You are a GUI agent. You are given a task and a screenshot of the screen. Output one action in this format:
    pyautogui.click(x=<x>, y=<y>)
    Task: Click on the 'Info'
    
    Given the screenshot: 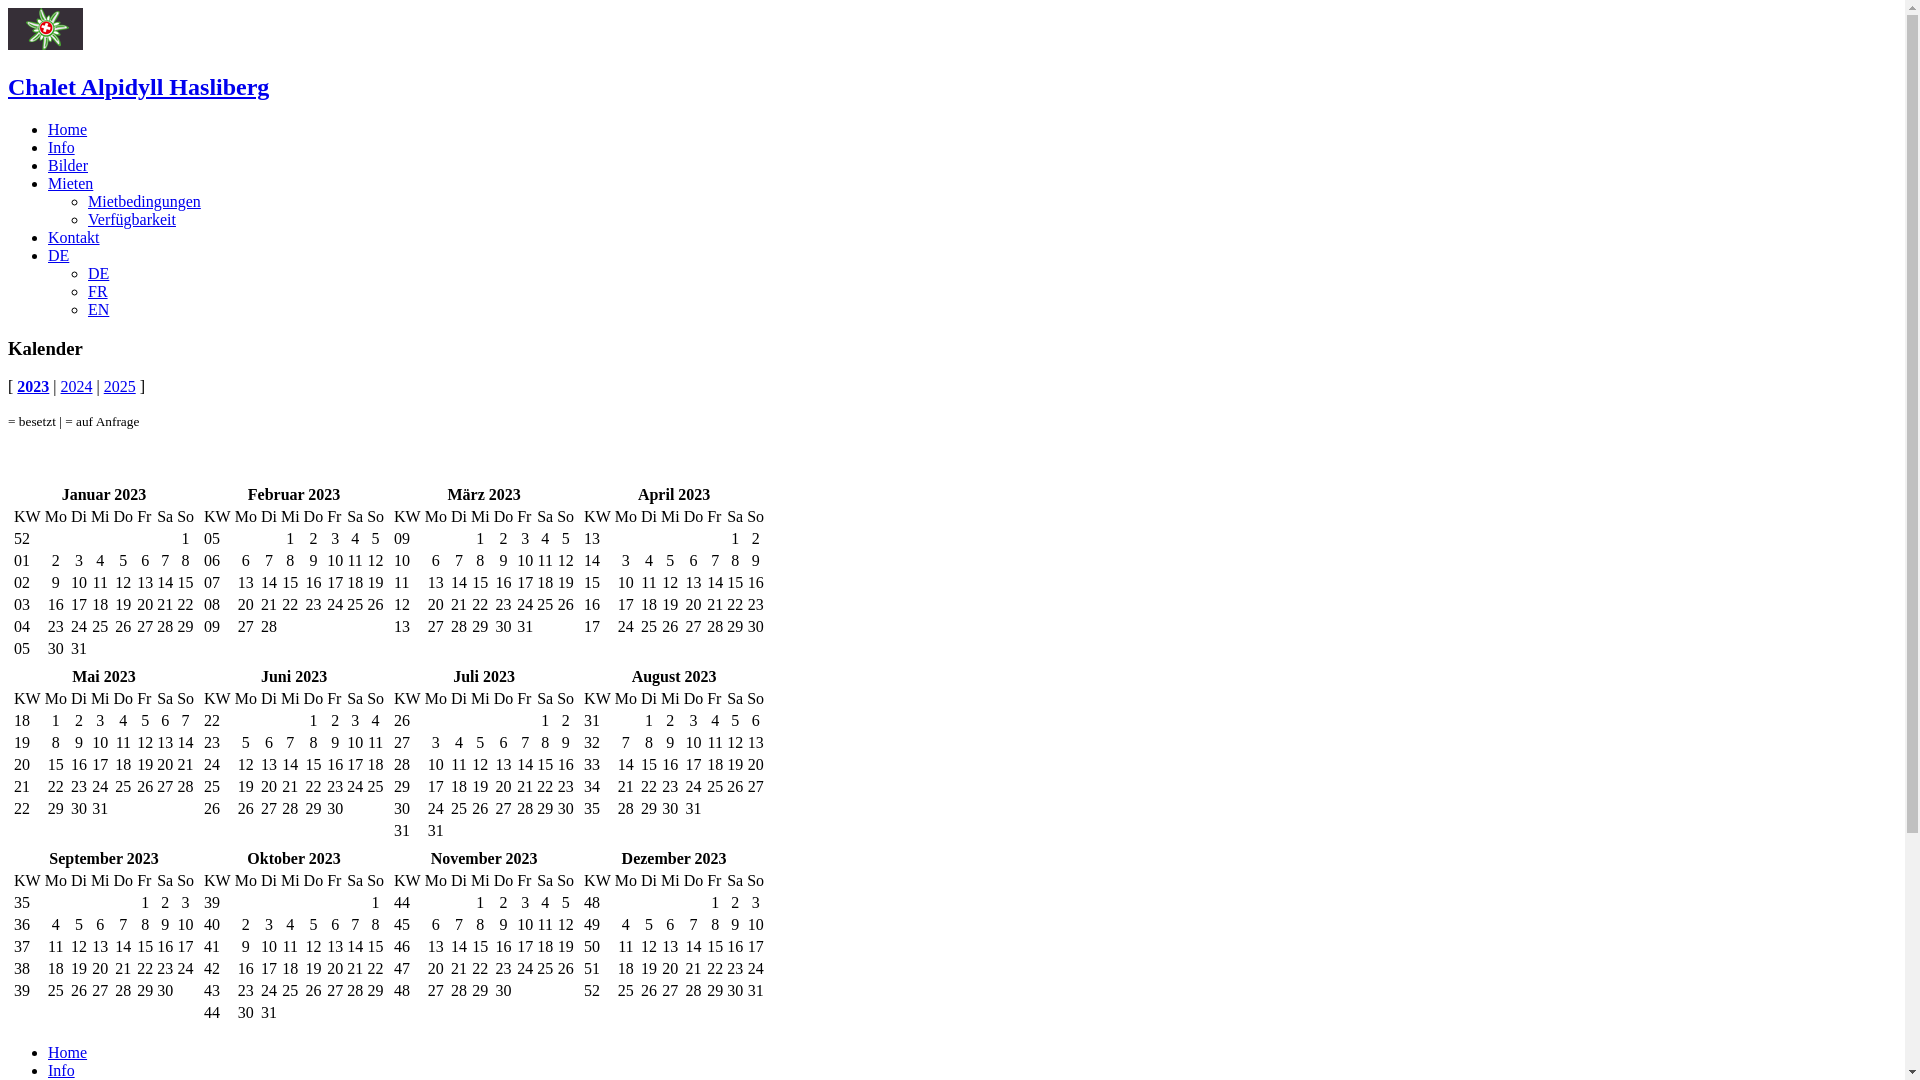 What is the action you would take?
    pyautogui.click(x=61, y=1069)
    